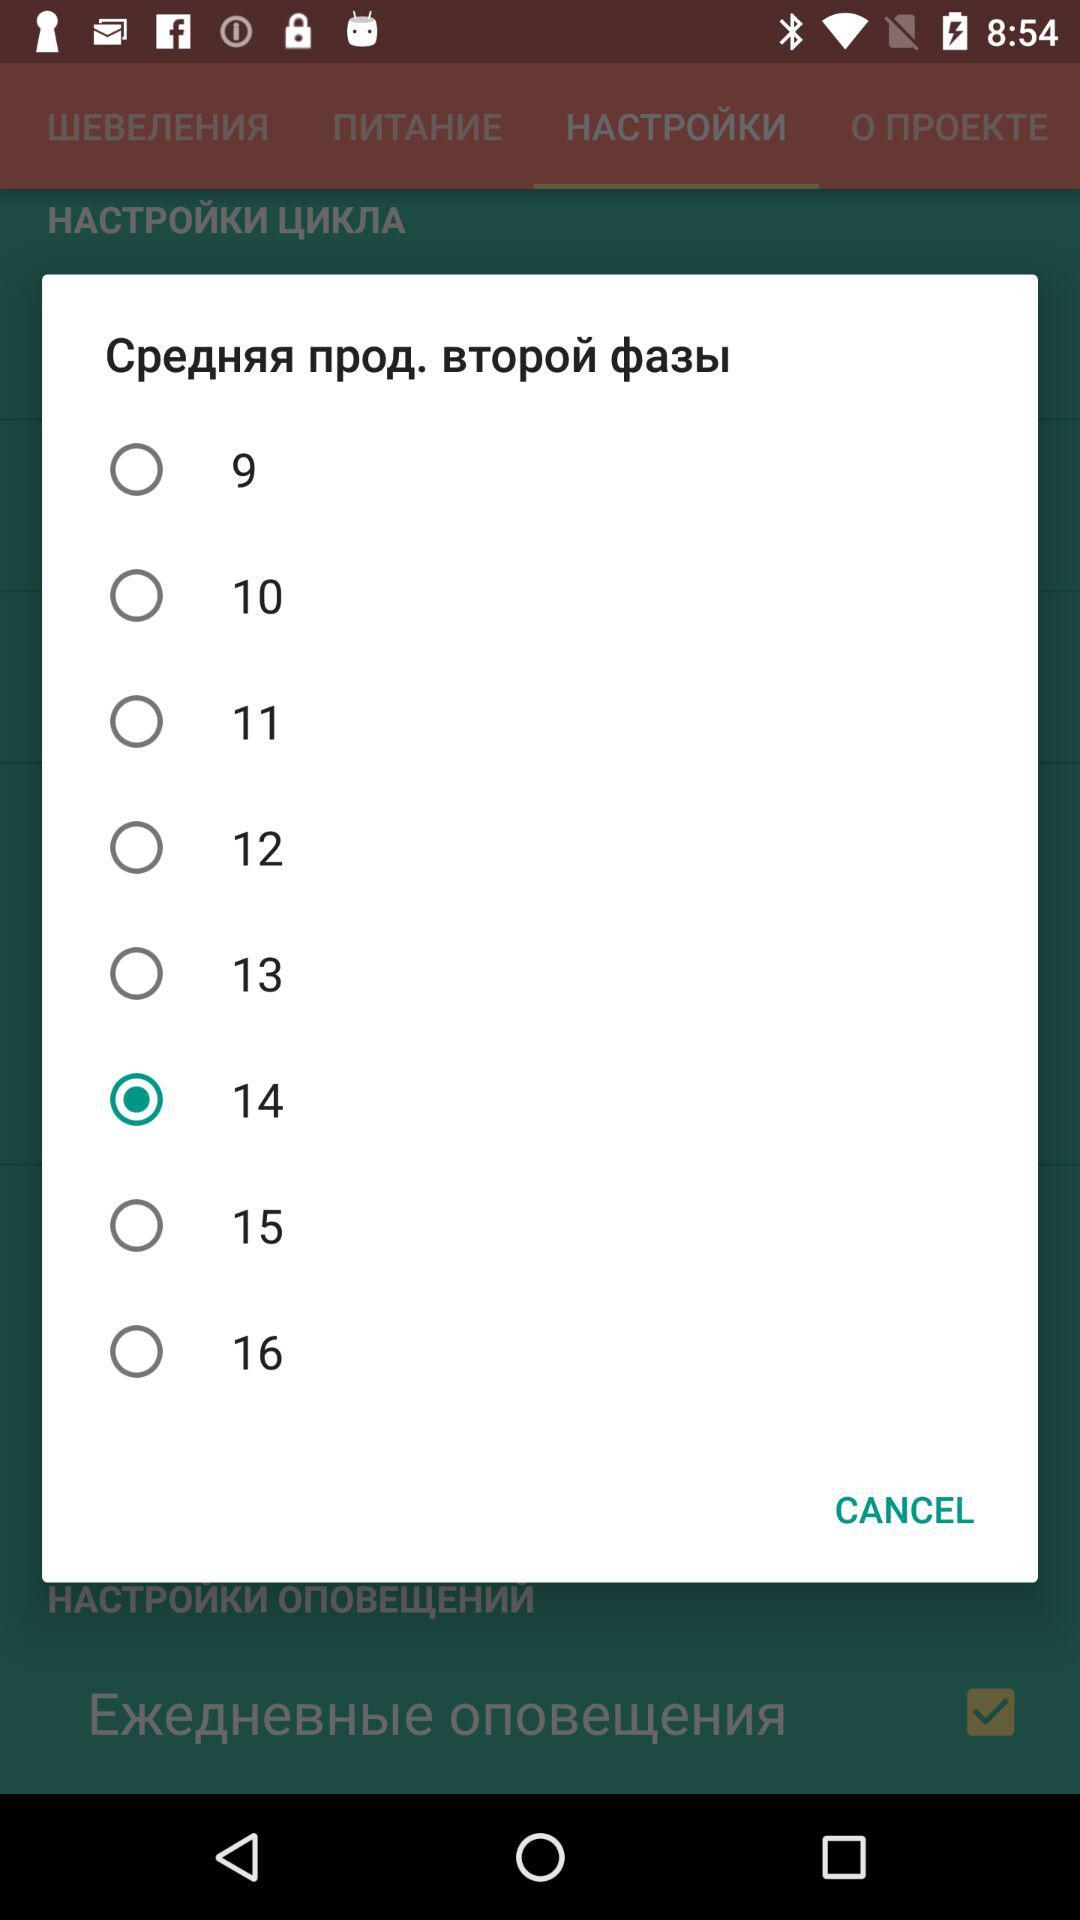 Image resolution: width=1080 pixels, height=1920 pixels. What do you see at coordinates (540, 973) in the screenshot?
I see `the 13` at bounding box center [540, 973].